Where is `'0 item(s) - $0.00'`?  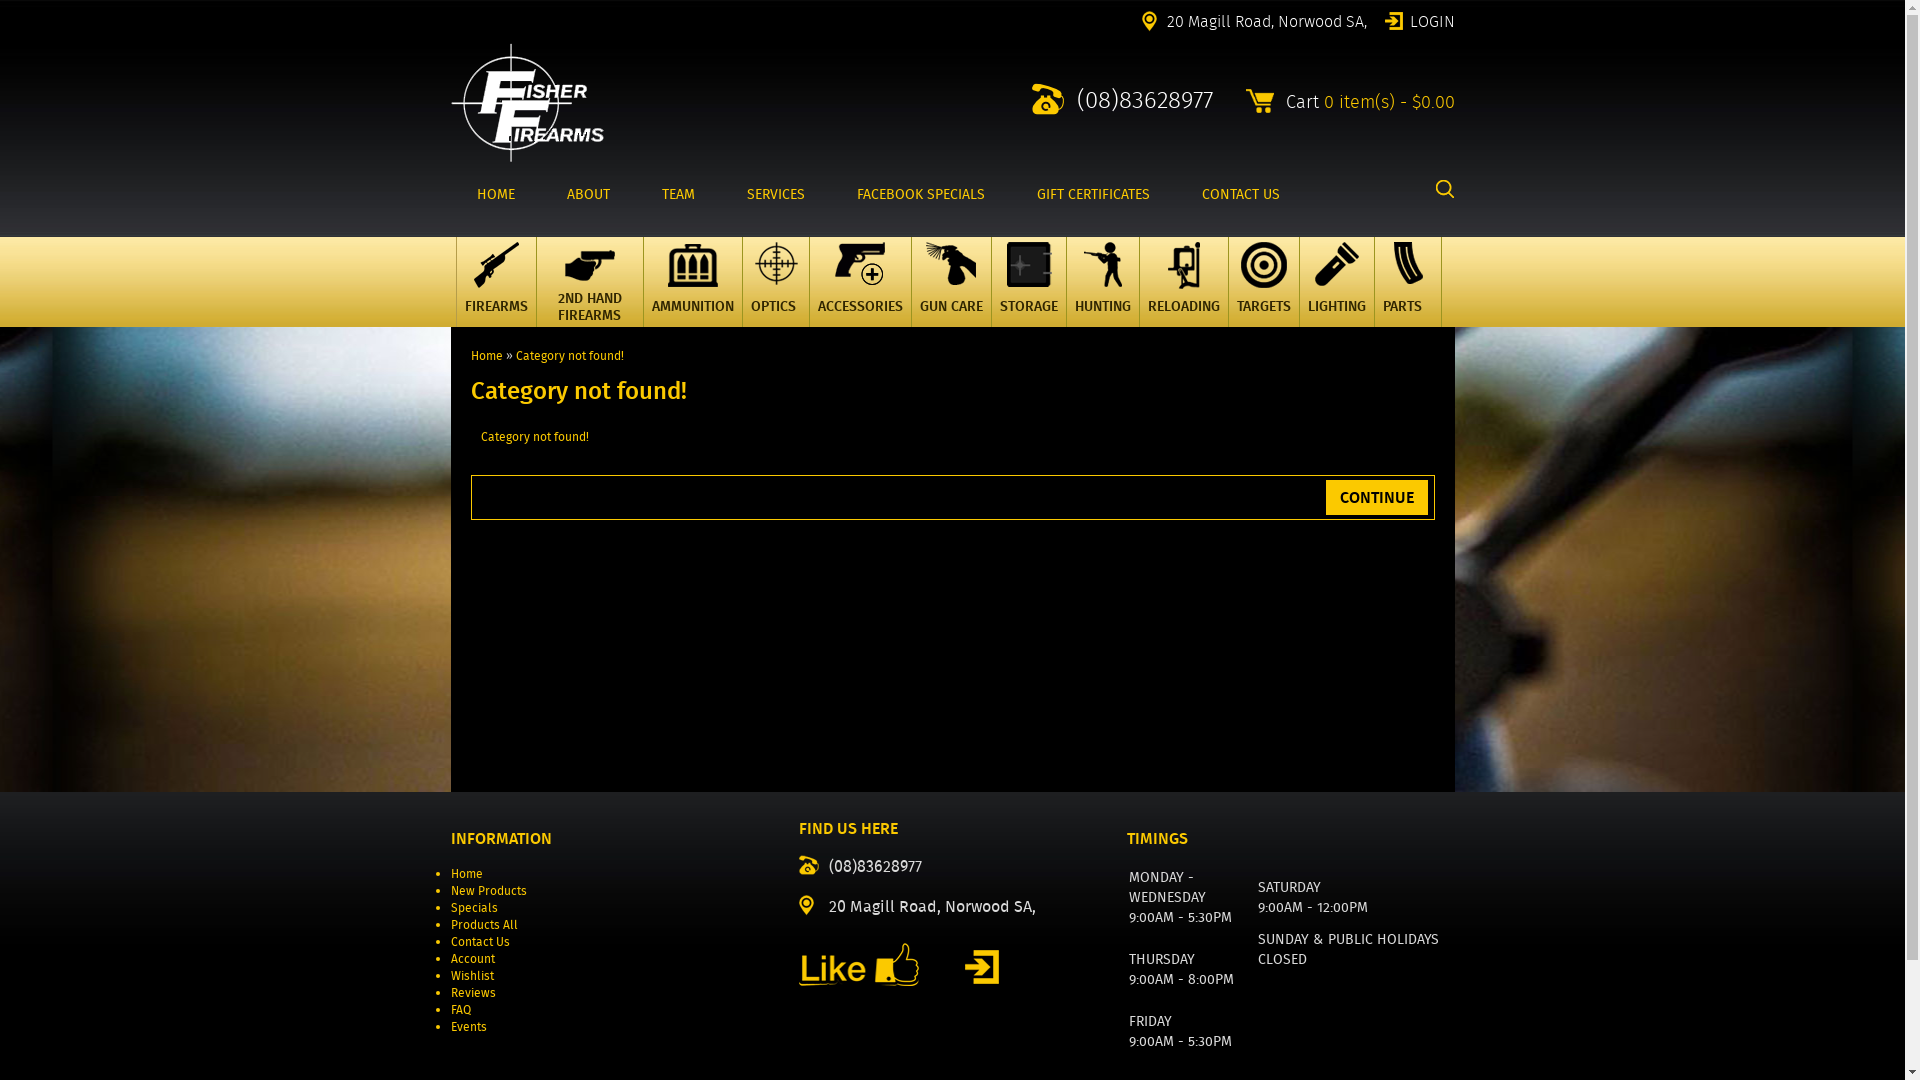
'0 item(s) - $0.00' is located at coordinates (1388, 101).